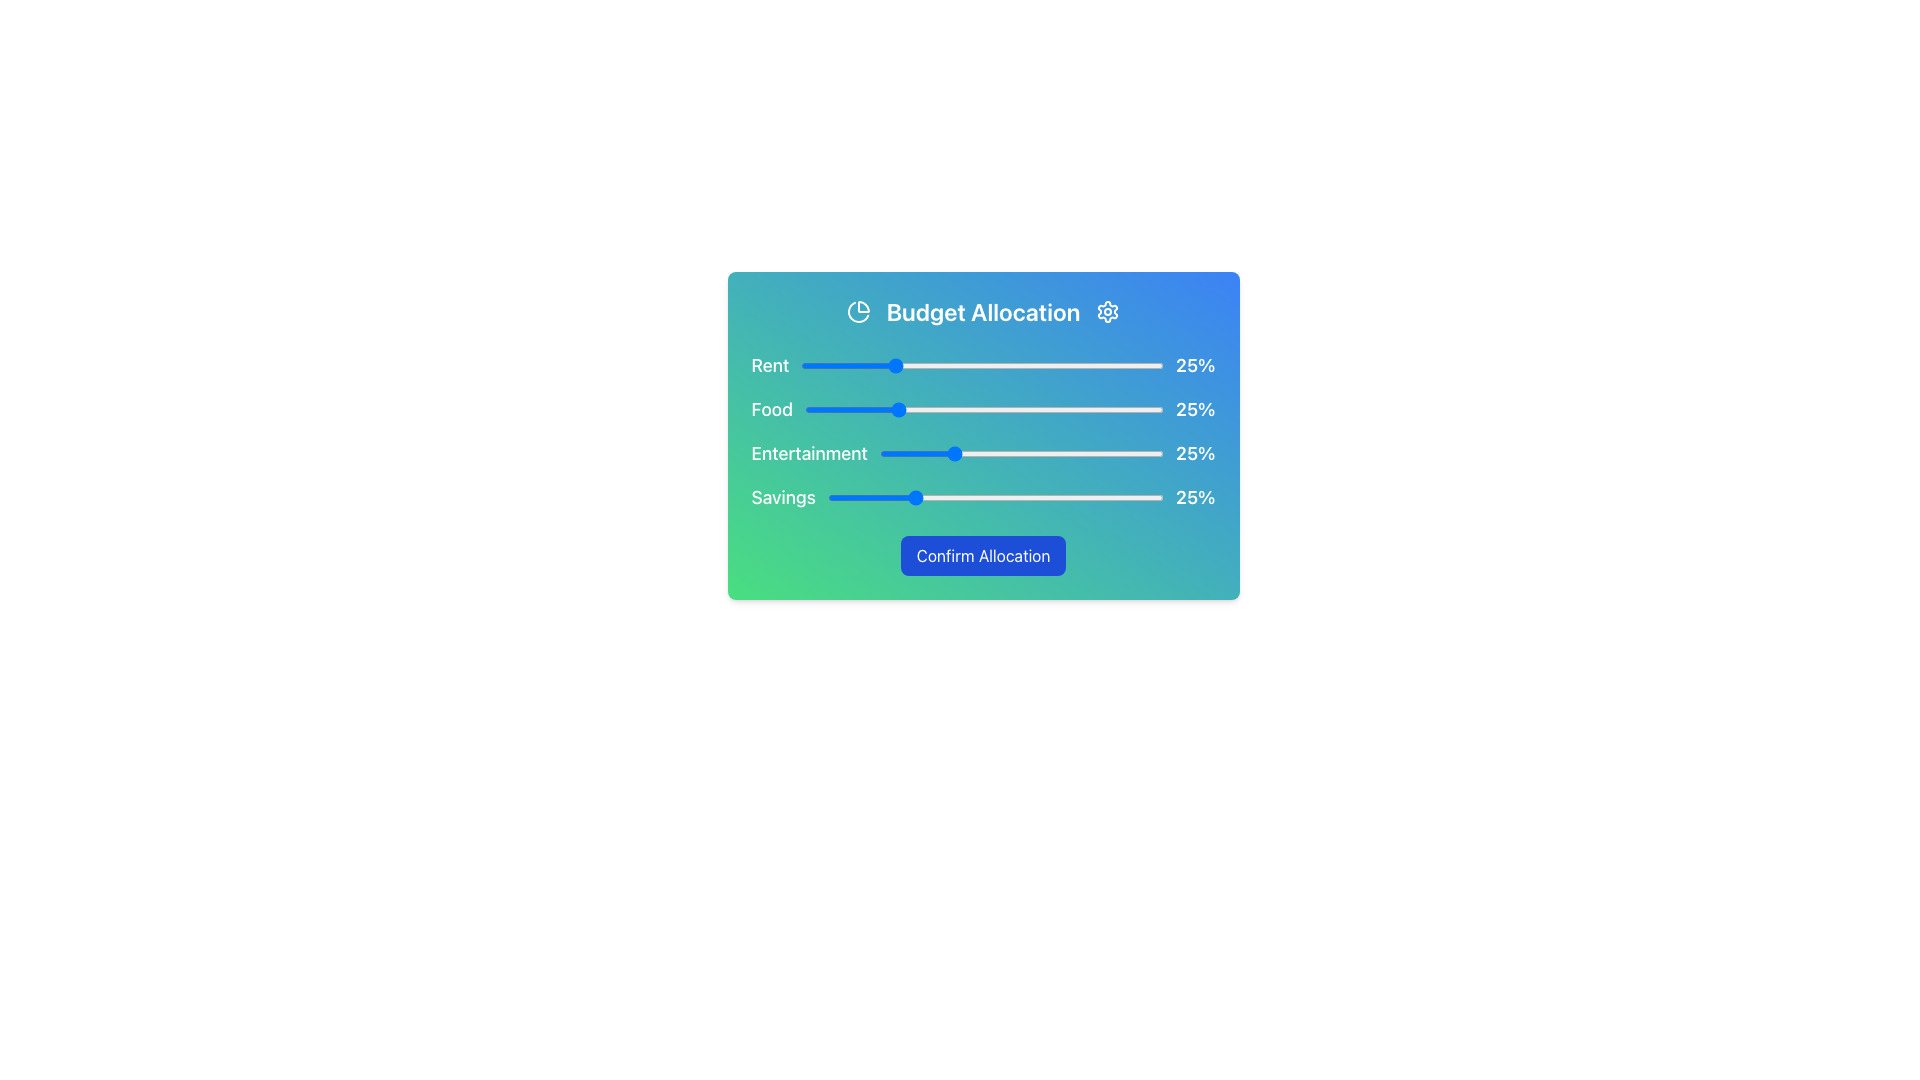 Image resolution: width=1920 pixels, height=1080 pixels. Describe the element at coordinates (968, 366) in the screenshot. I see `the slider value` at that location.